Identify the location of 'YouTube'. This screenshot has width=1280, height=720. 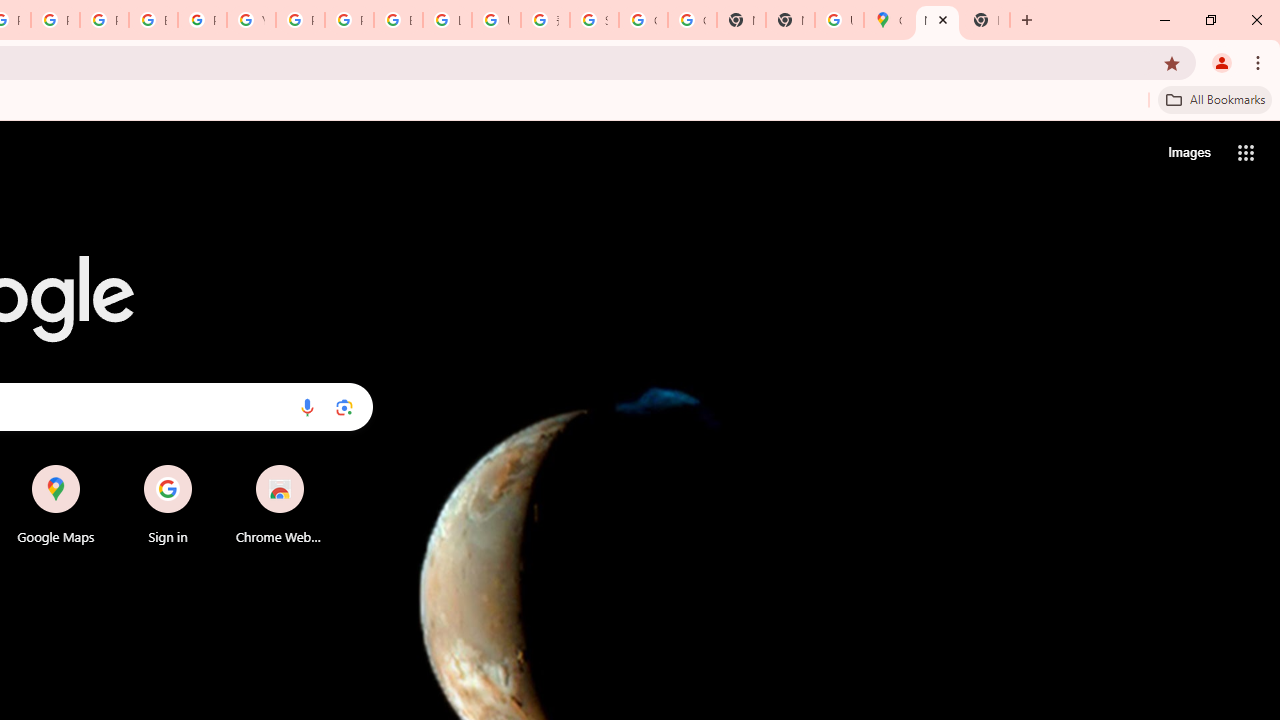
(250, 20).